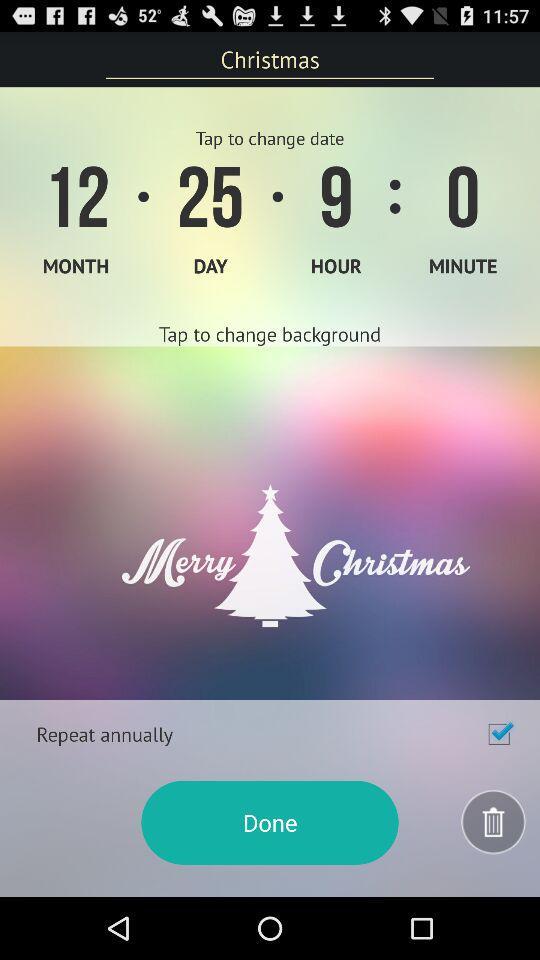 The image size is (540, 960). I want to click on switch autoplay option, so click(498, 733).